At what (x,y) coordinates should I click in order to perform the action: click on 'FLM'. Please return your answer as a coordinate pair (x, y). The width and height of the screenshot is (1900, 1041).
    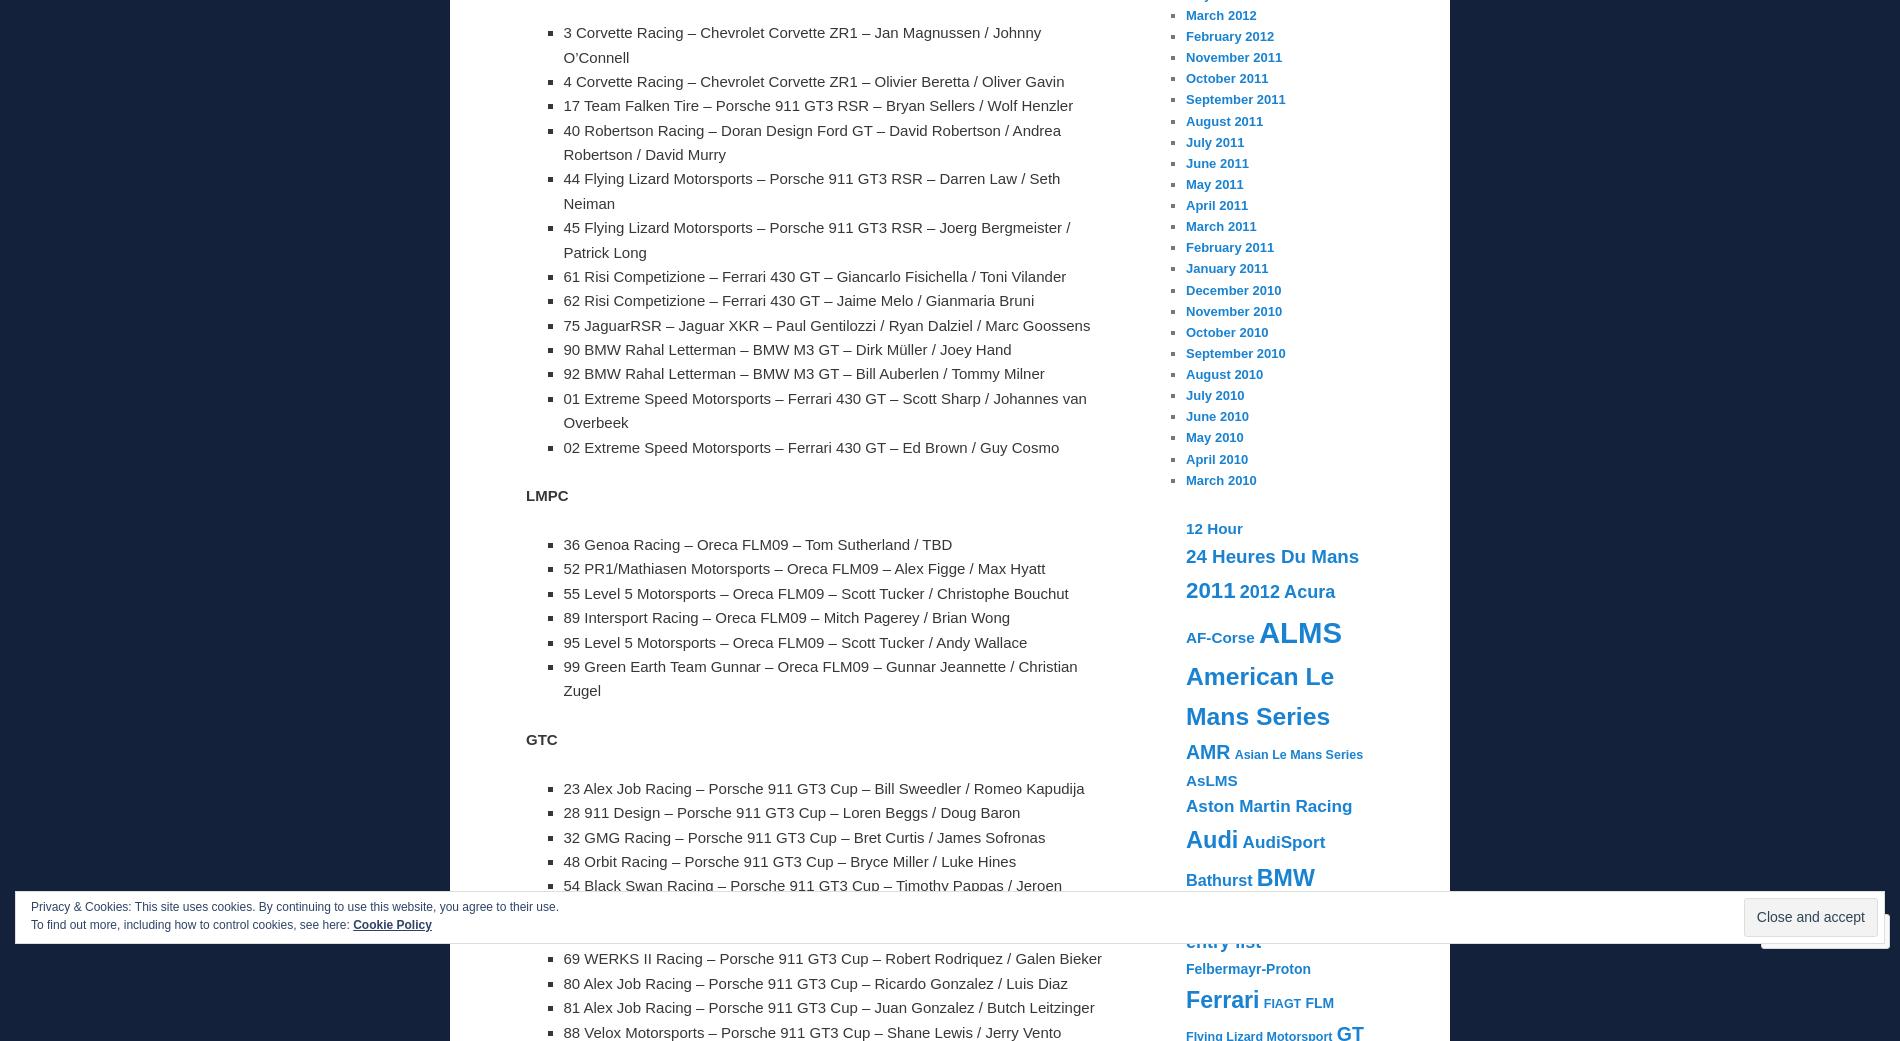
    Looking at the image, I should click on (1318, 1001).